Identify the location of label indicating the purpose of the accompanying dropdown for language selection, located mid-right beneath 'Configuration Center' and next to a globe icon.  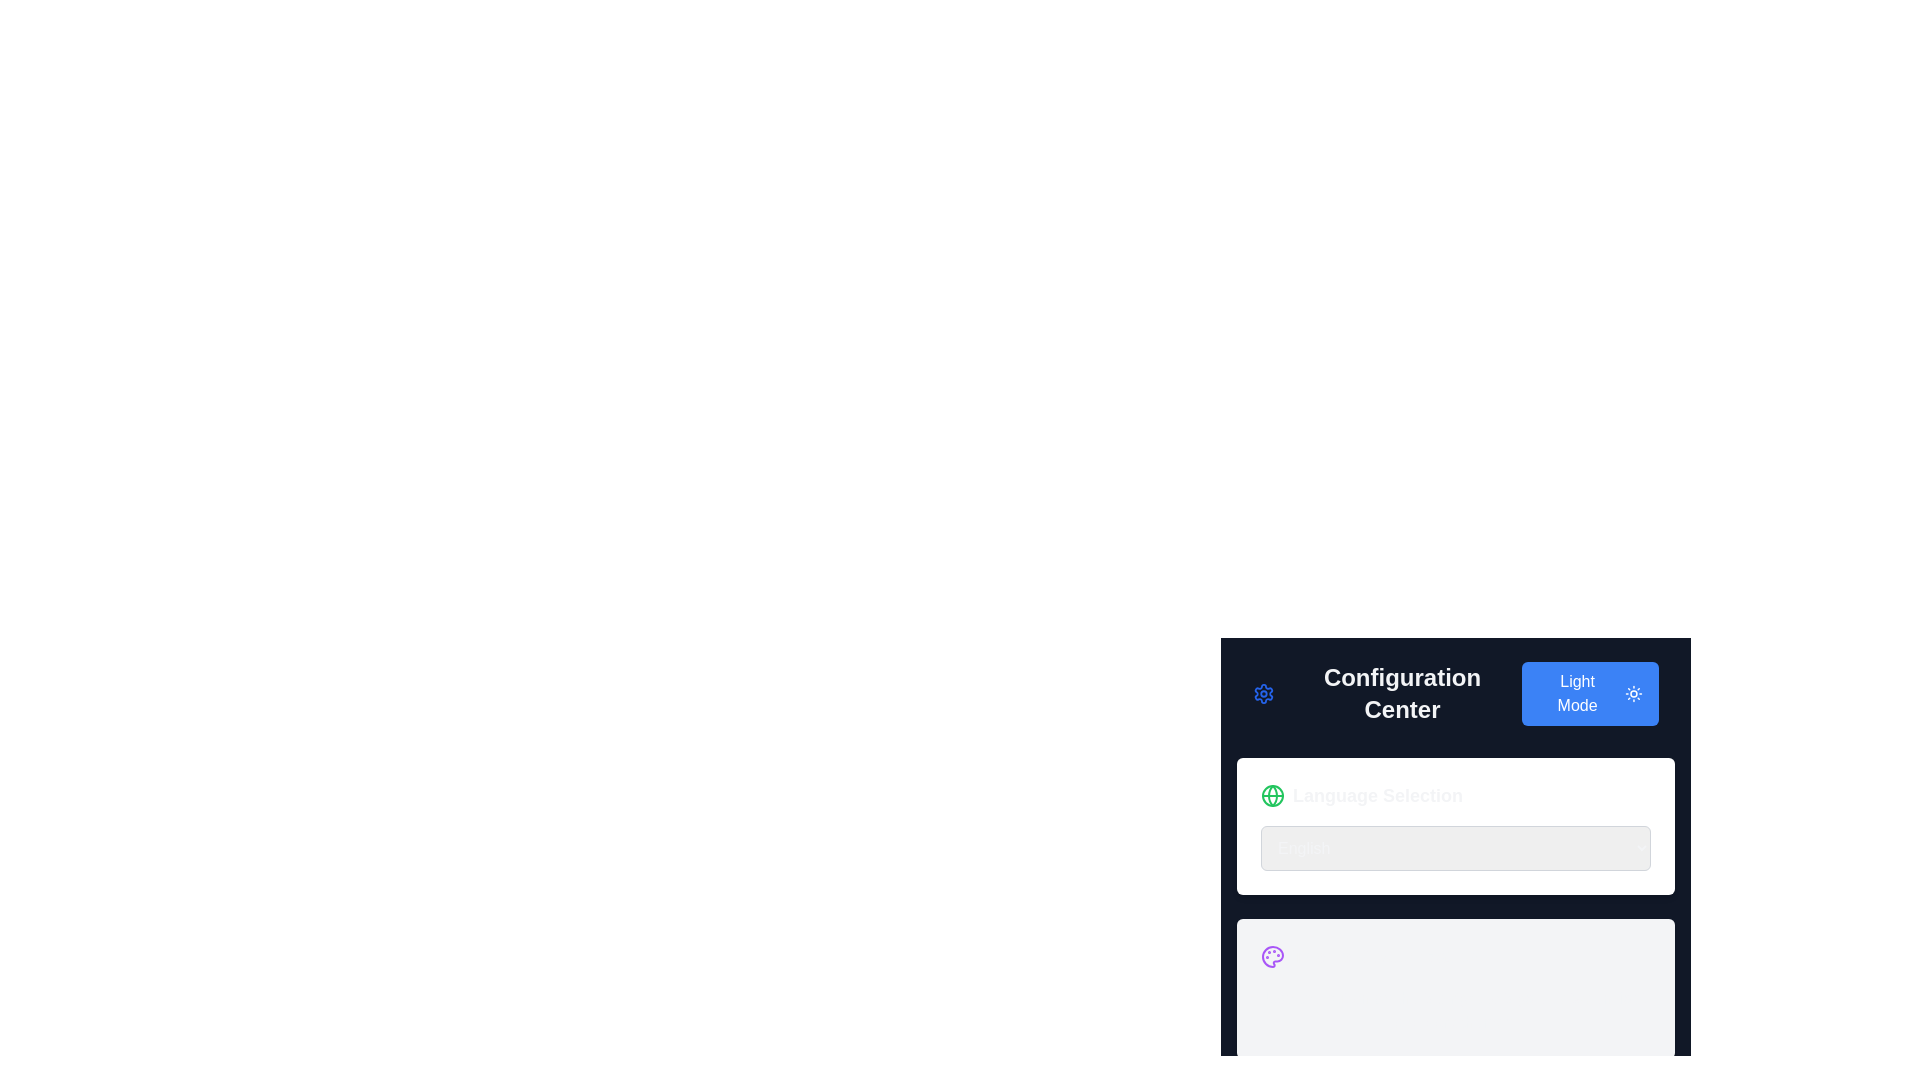
(1376, 794).